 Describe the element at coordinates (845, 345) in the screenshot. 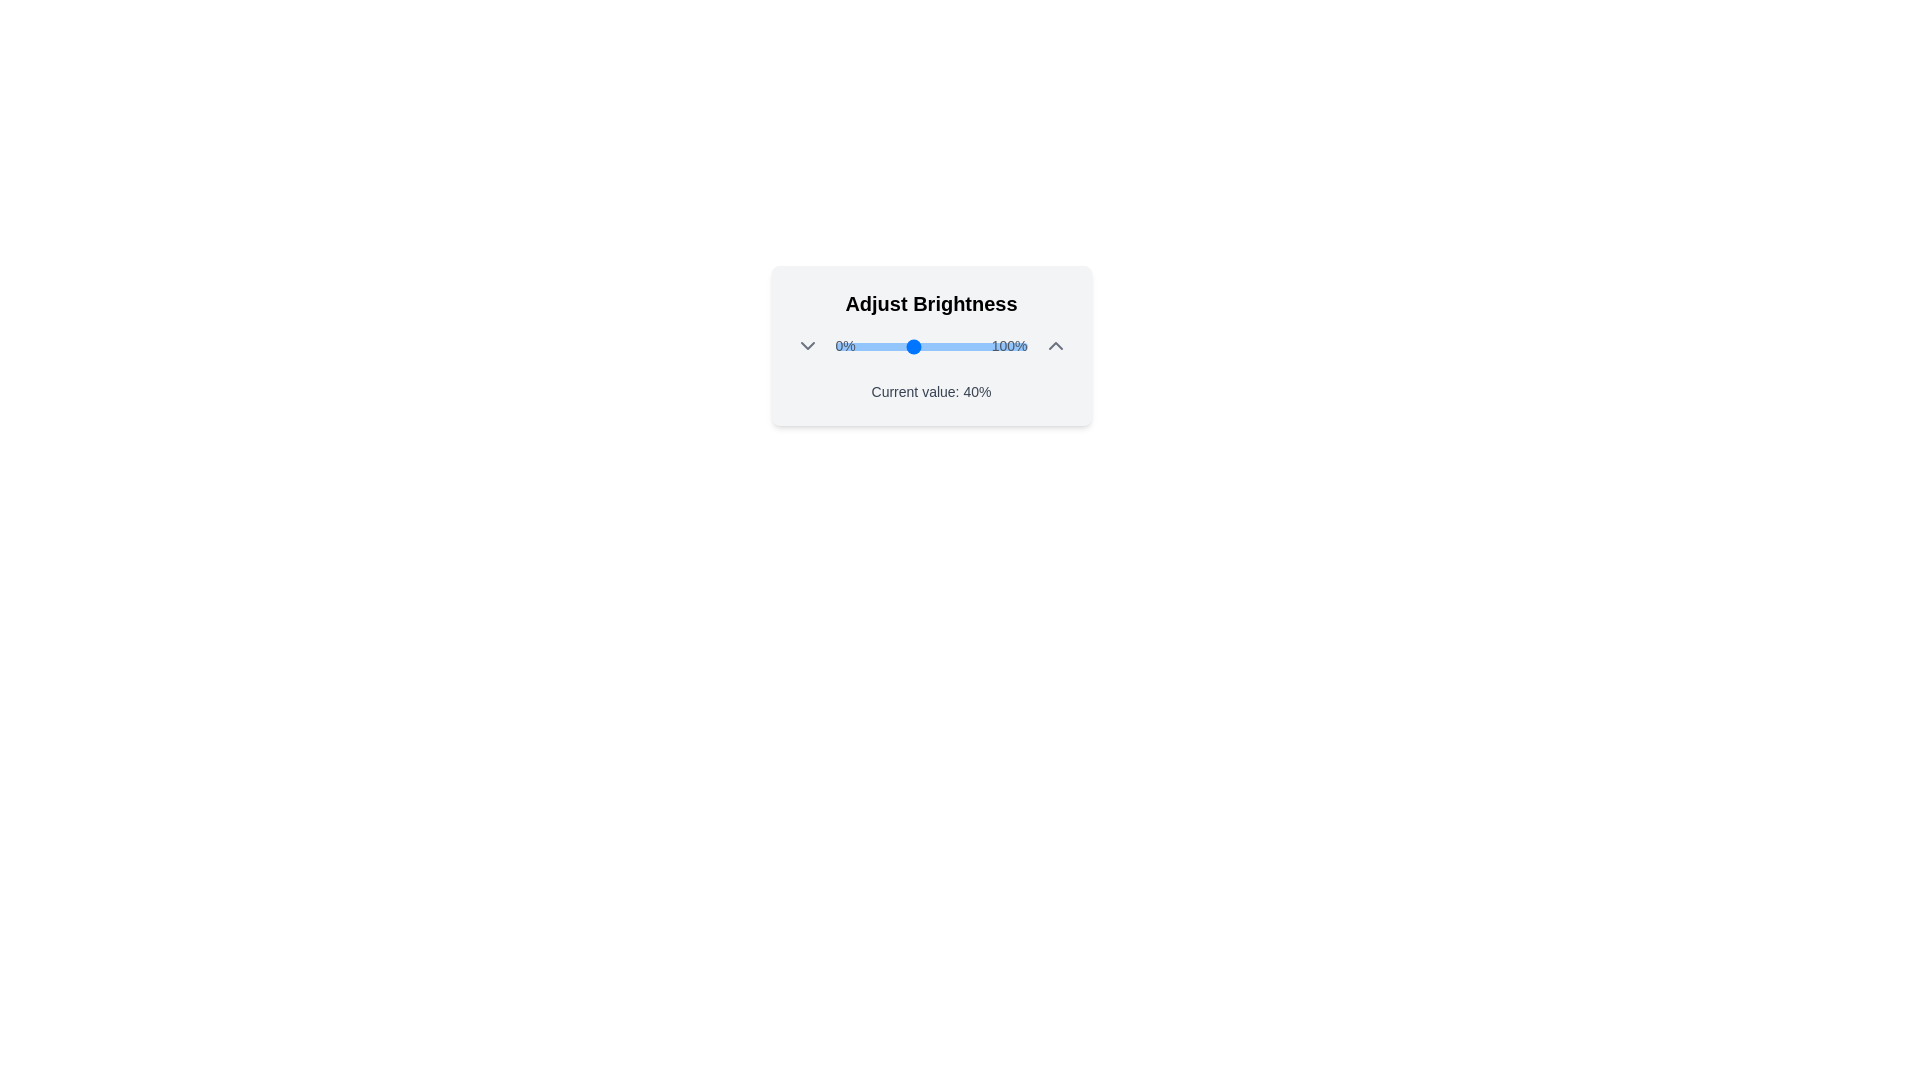

I see `the Static Text that displays the current value of the slider at its minimal setting, located above the text 'Current value: 40%' and below the title 'Adjust Brightness'` at that location.